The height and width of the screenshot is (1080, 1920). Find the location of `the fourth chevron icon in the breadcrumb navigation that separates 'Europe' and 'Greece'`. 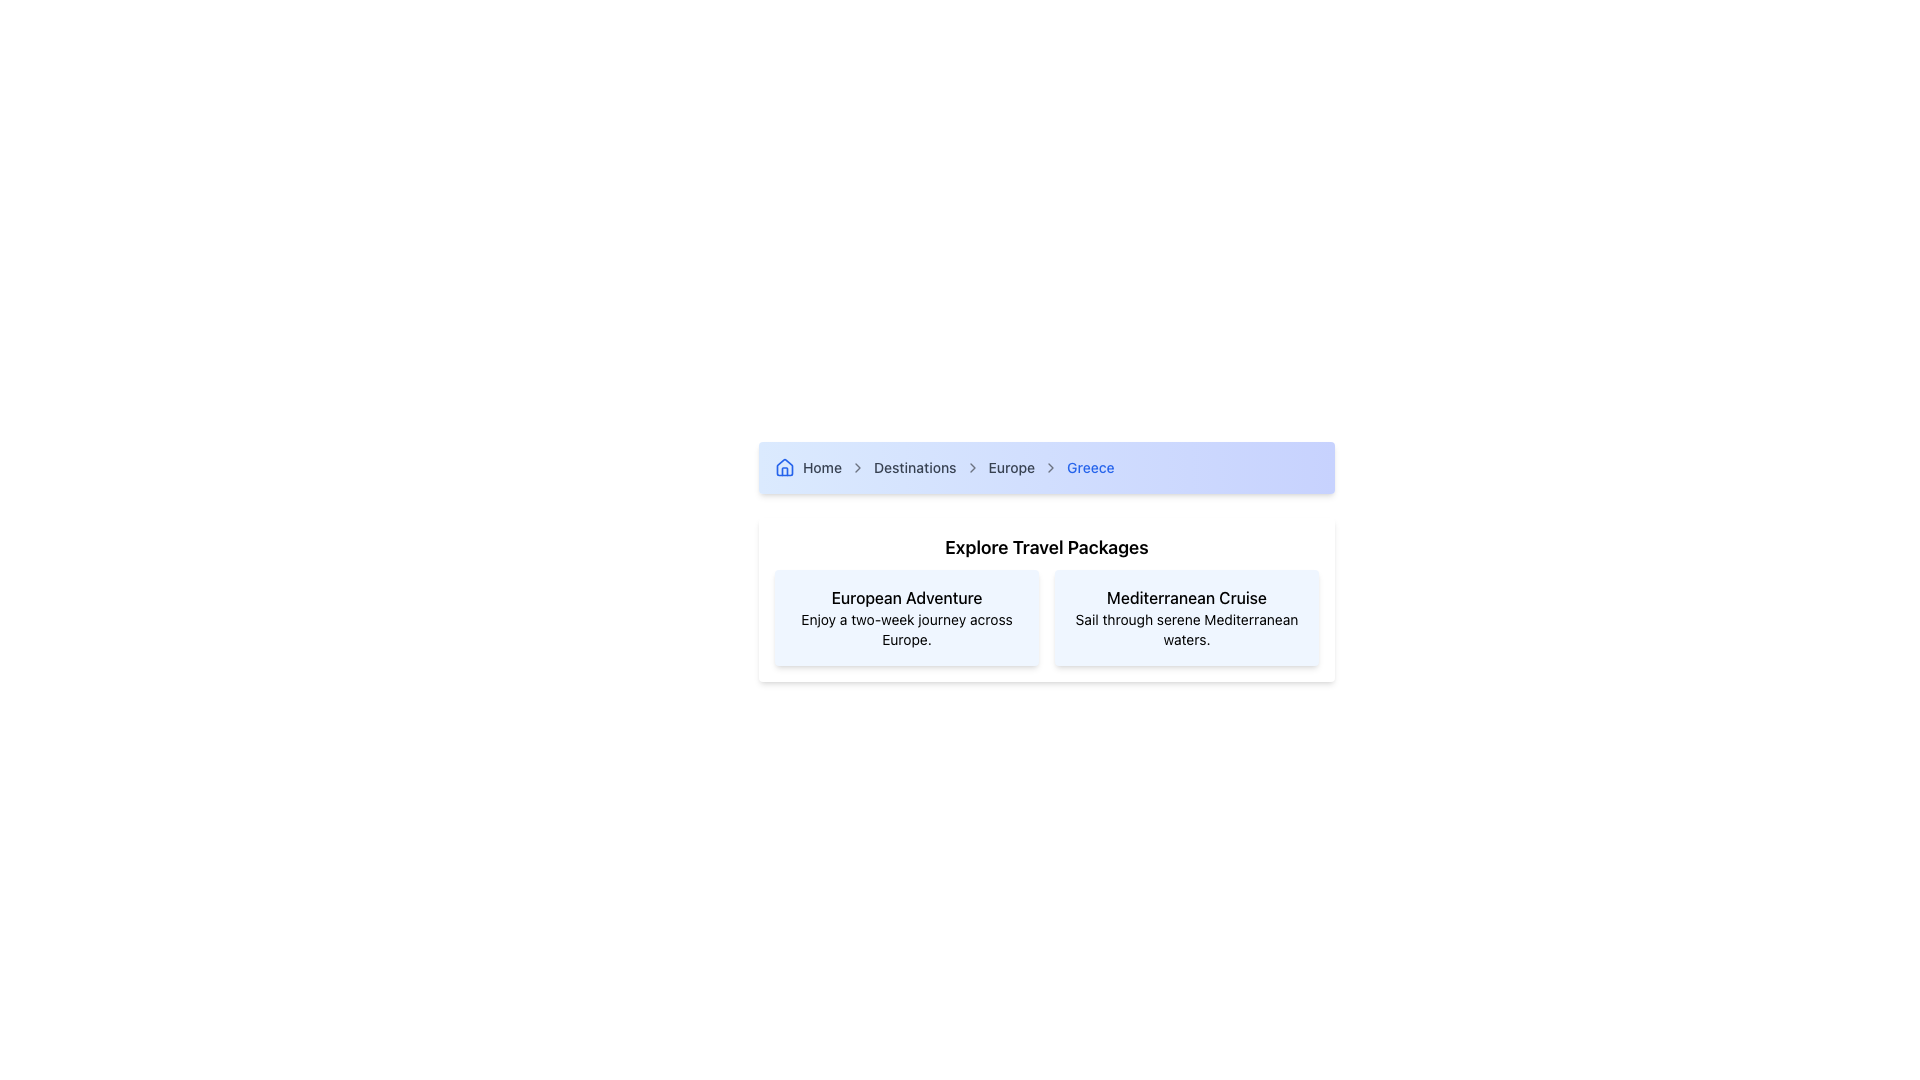

the fourth chevron icon in the breadcrumb navigation that separates 'Europe' and 'Greece' is located at coordinates (1050, 467).